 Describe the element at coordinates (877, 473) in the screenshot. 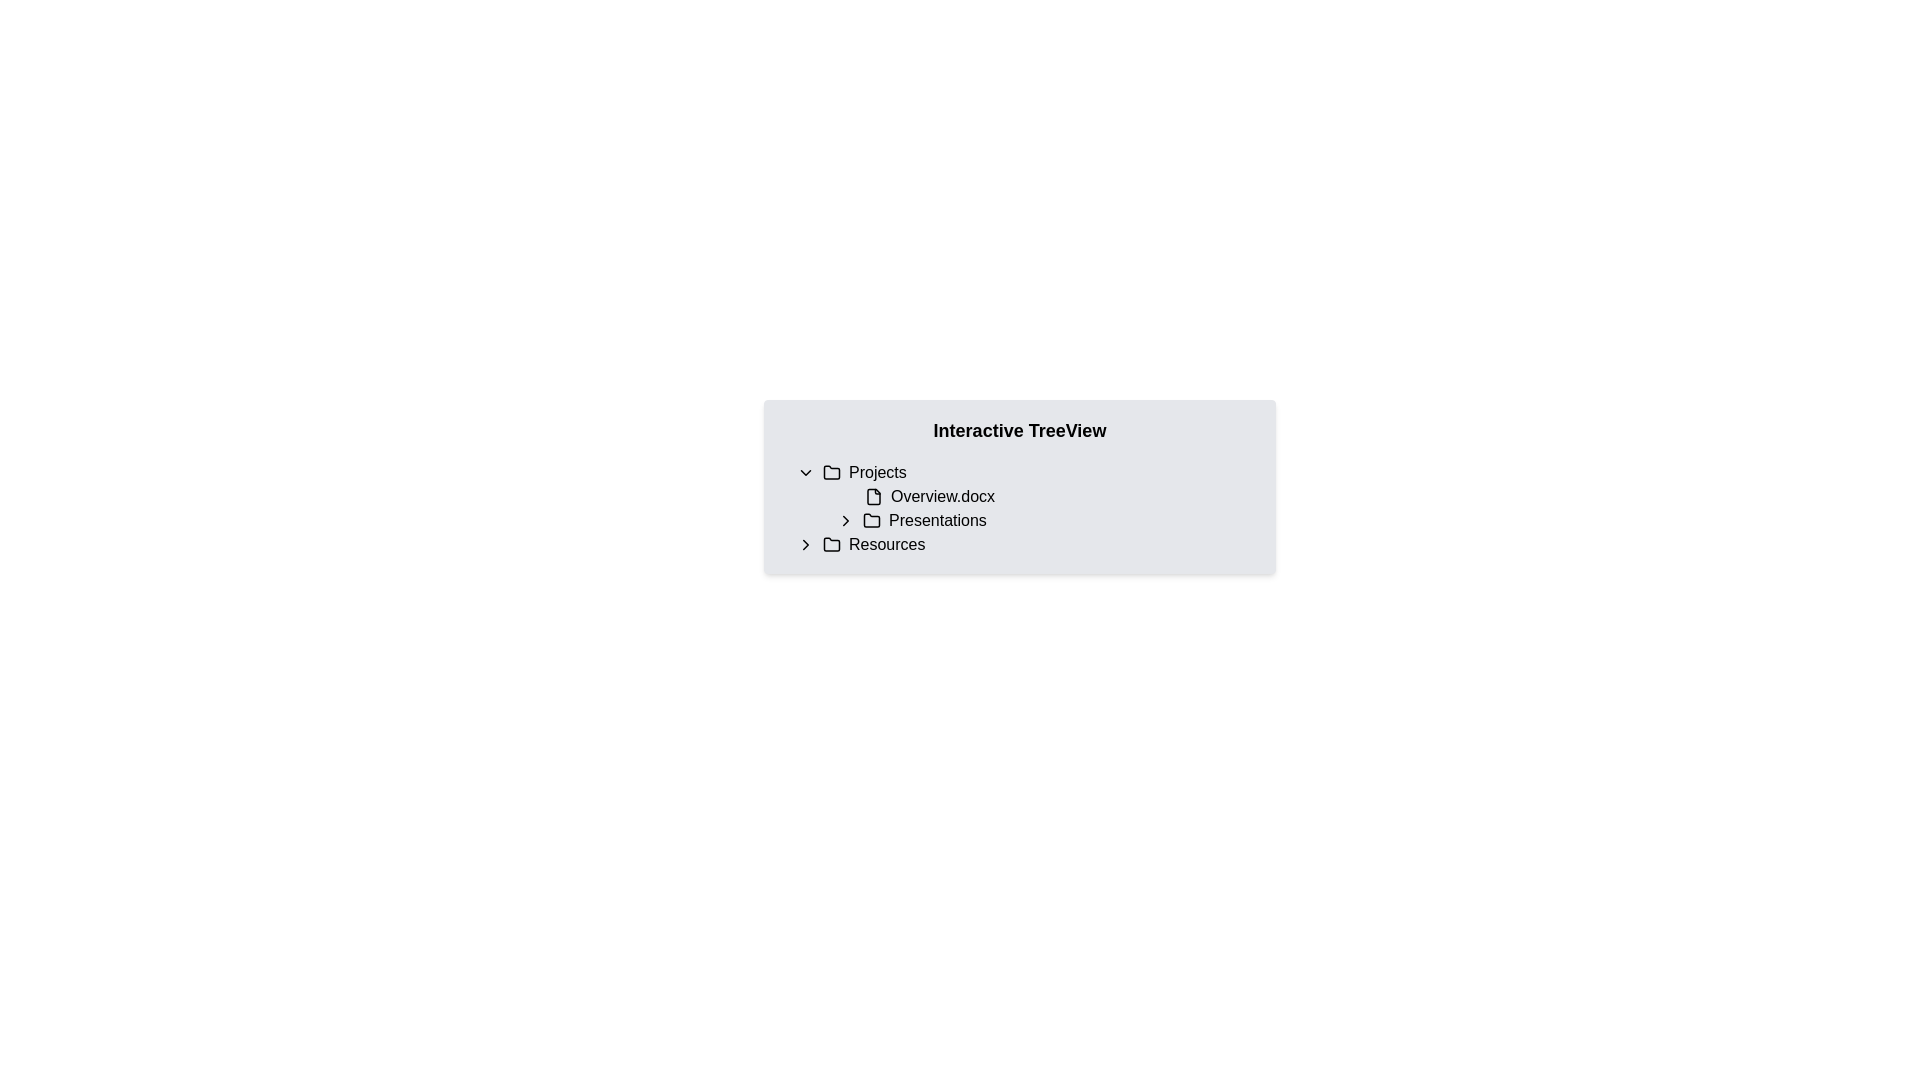

I see `the 'Projects' text label, which is styled in a clear, sans-serif font and is positioned between a folder icon and a chevron indicator within a folder-like UI component` at that location.